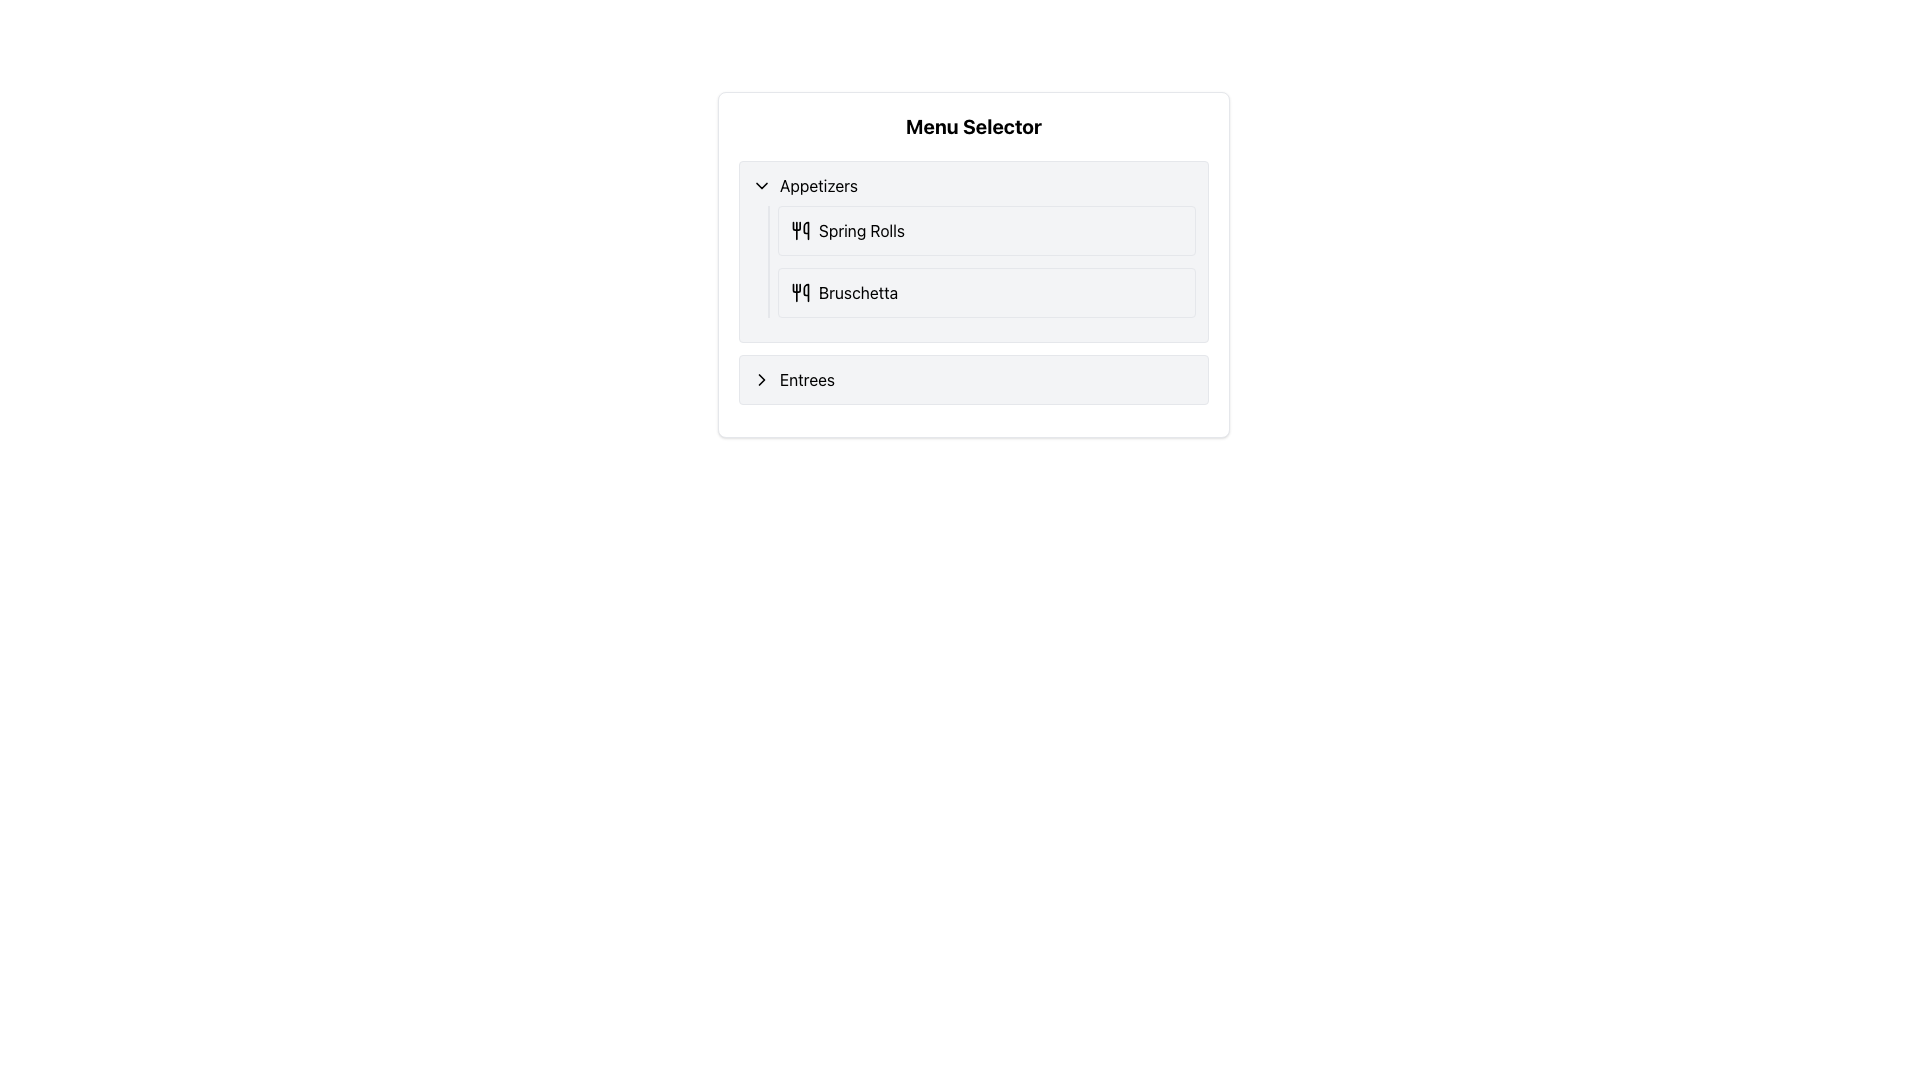  I want to click on the prominent header labeled 'Menu Selector', which is styled with bold text and a larger font size, making it highly visible against a white background, so click(974, 127).